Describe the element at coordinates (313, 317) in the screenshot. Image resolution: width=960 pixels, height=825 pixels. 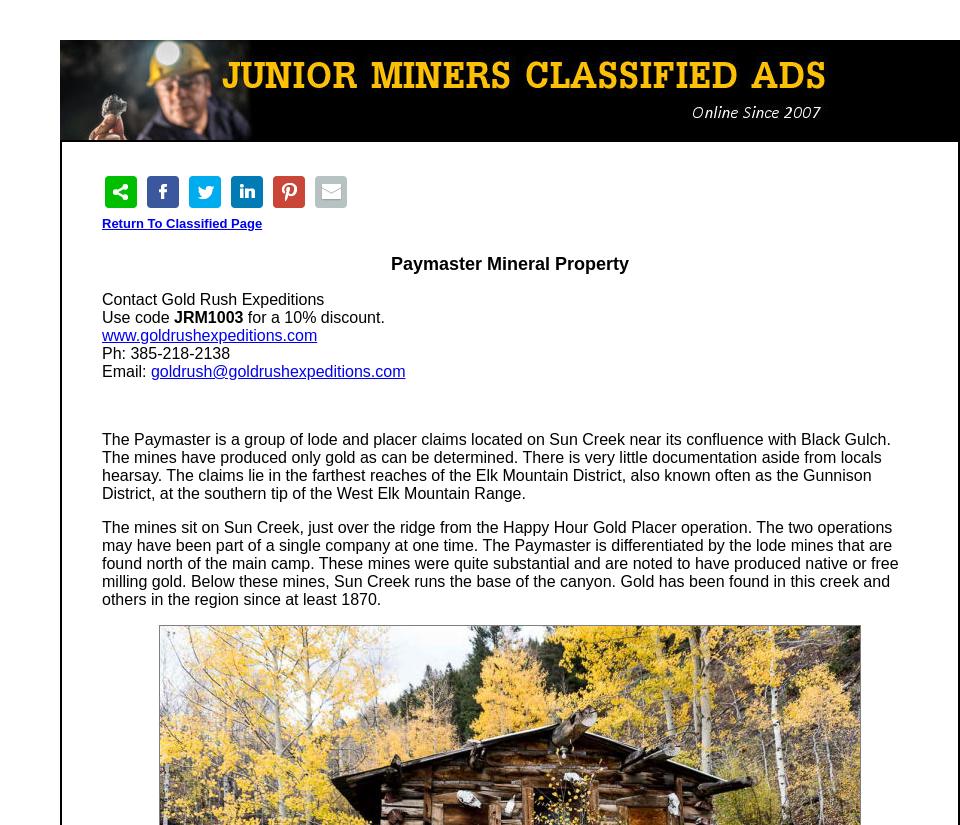
I see `'for a 10% discount.'` at that location.